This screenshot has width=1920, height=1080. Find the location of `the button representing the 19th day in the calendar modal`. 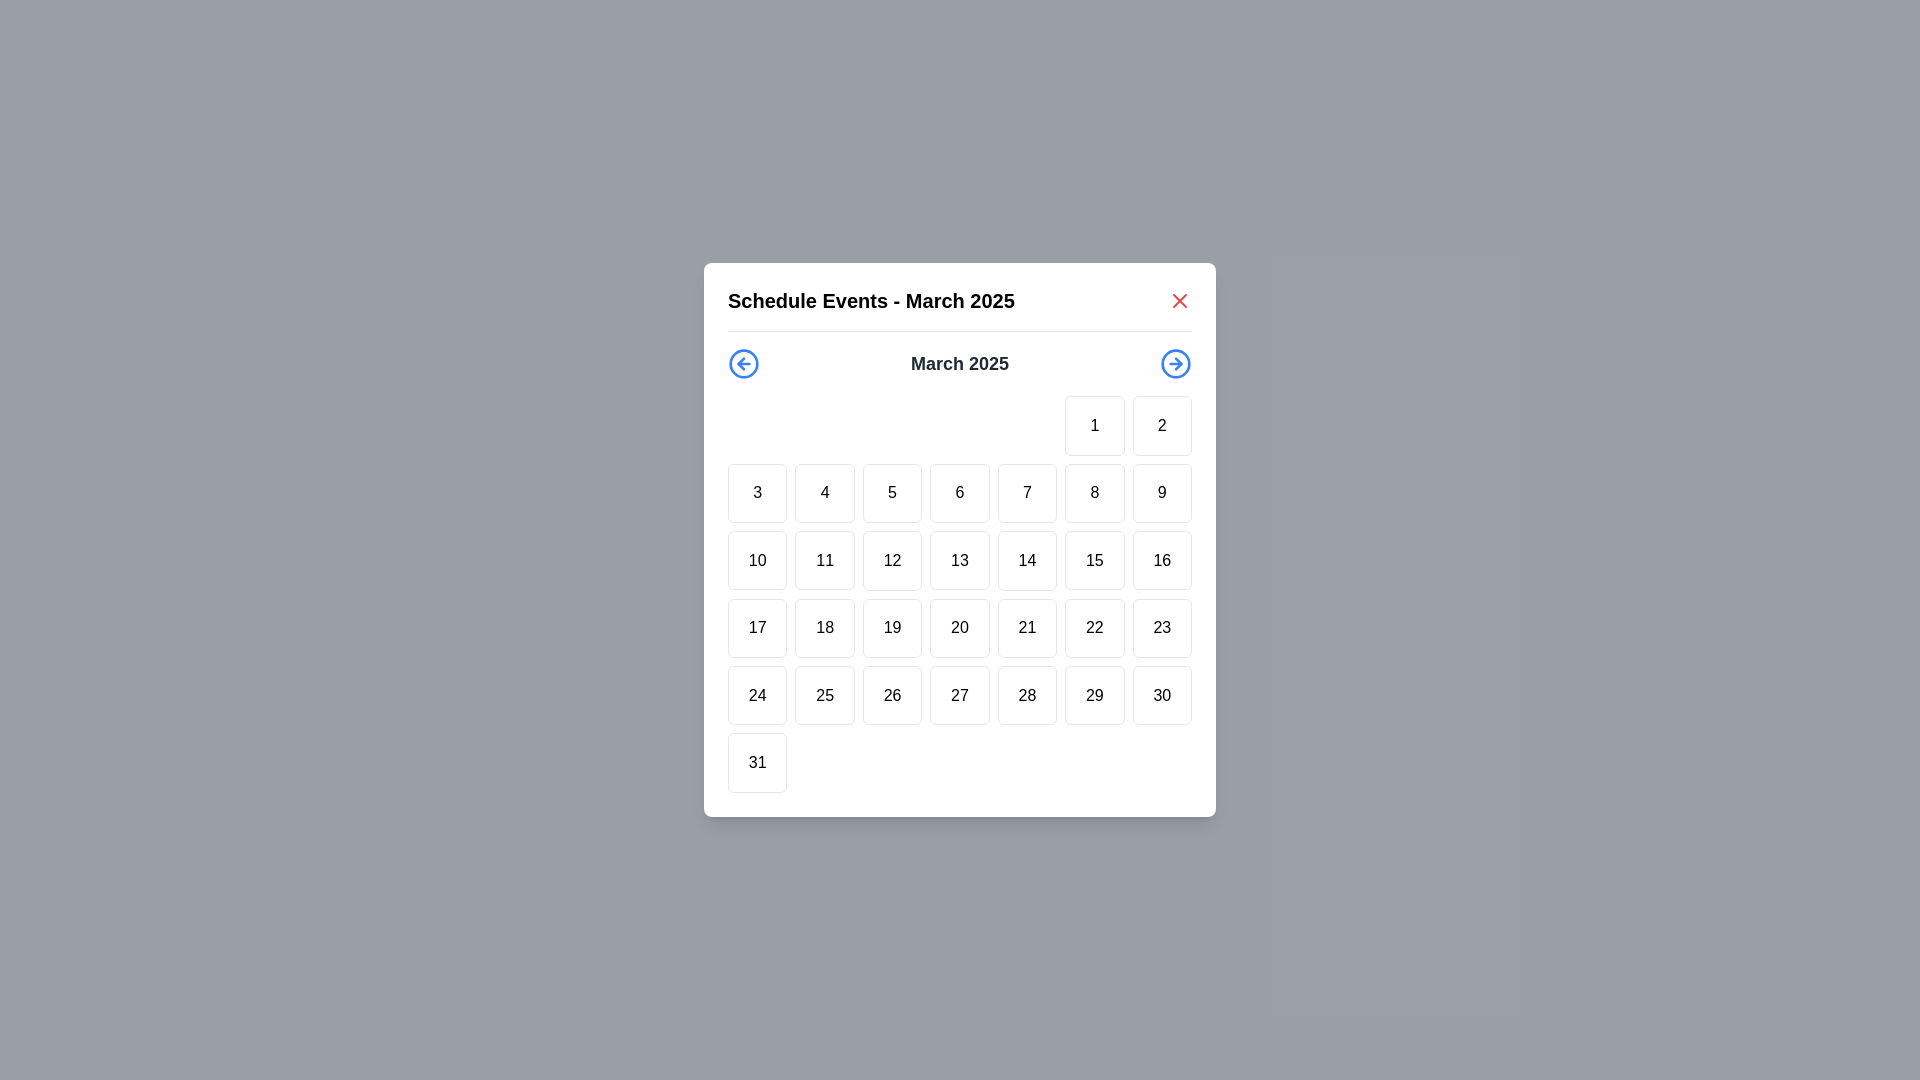

the button representing the 19th day in the calendar modal is located at coordinates (891, 627).